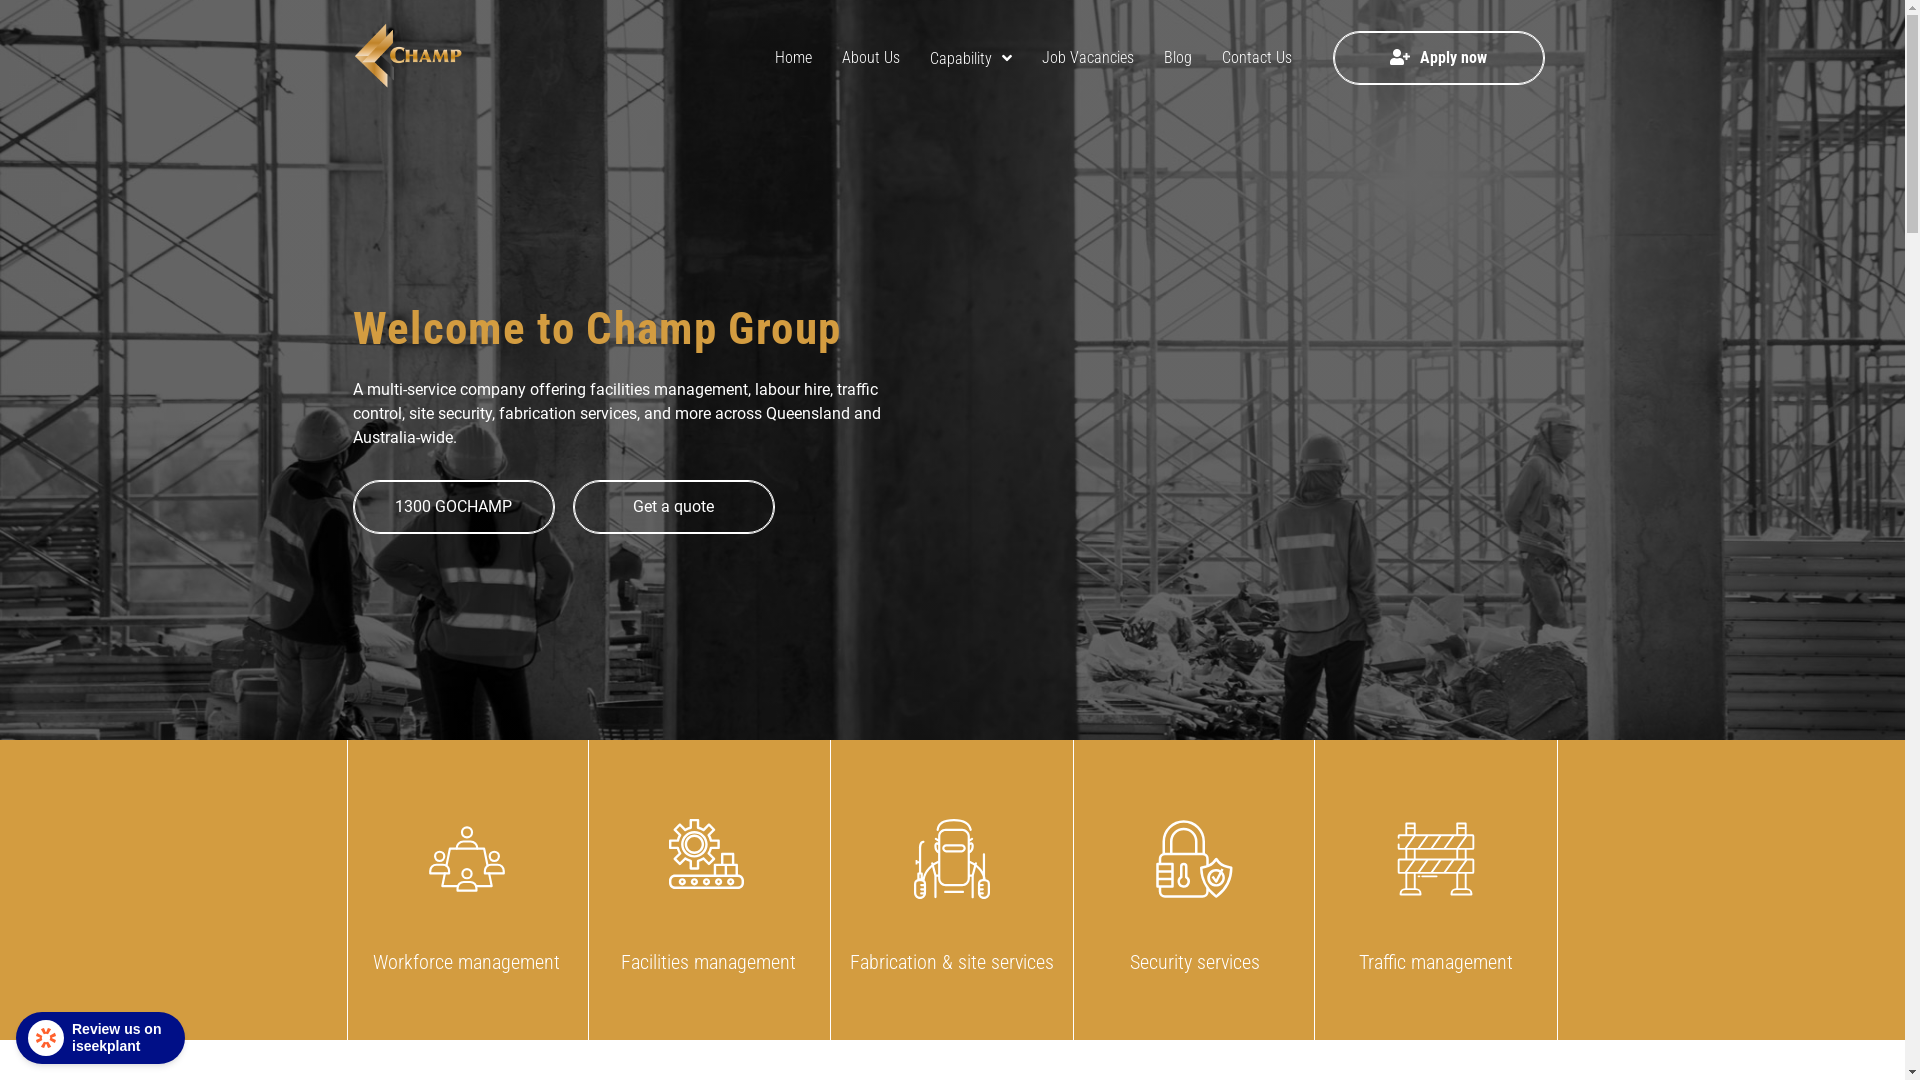 This screenshot has height=1080, width=1920. What do you see at coordinates (708, 889) in the screenshot?
I see `'Facilities management'` at bounding box center [708, 889].